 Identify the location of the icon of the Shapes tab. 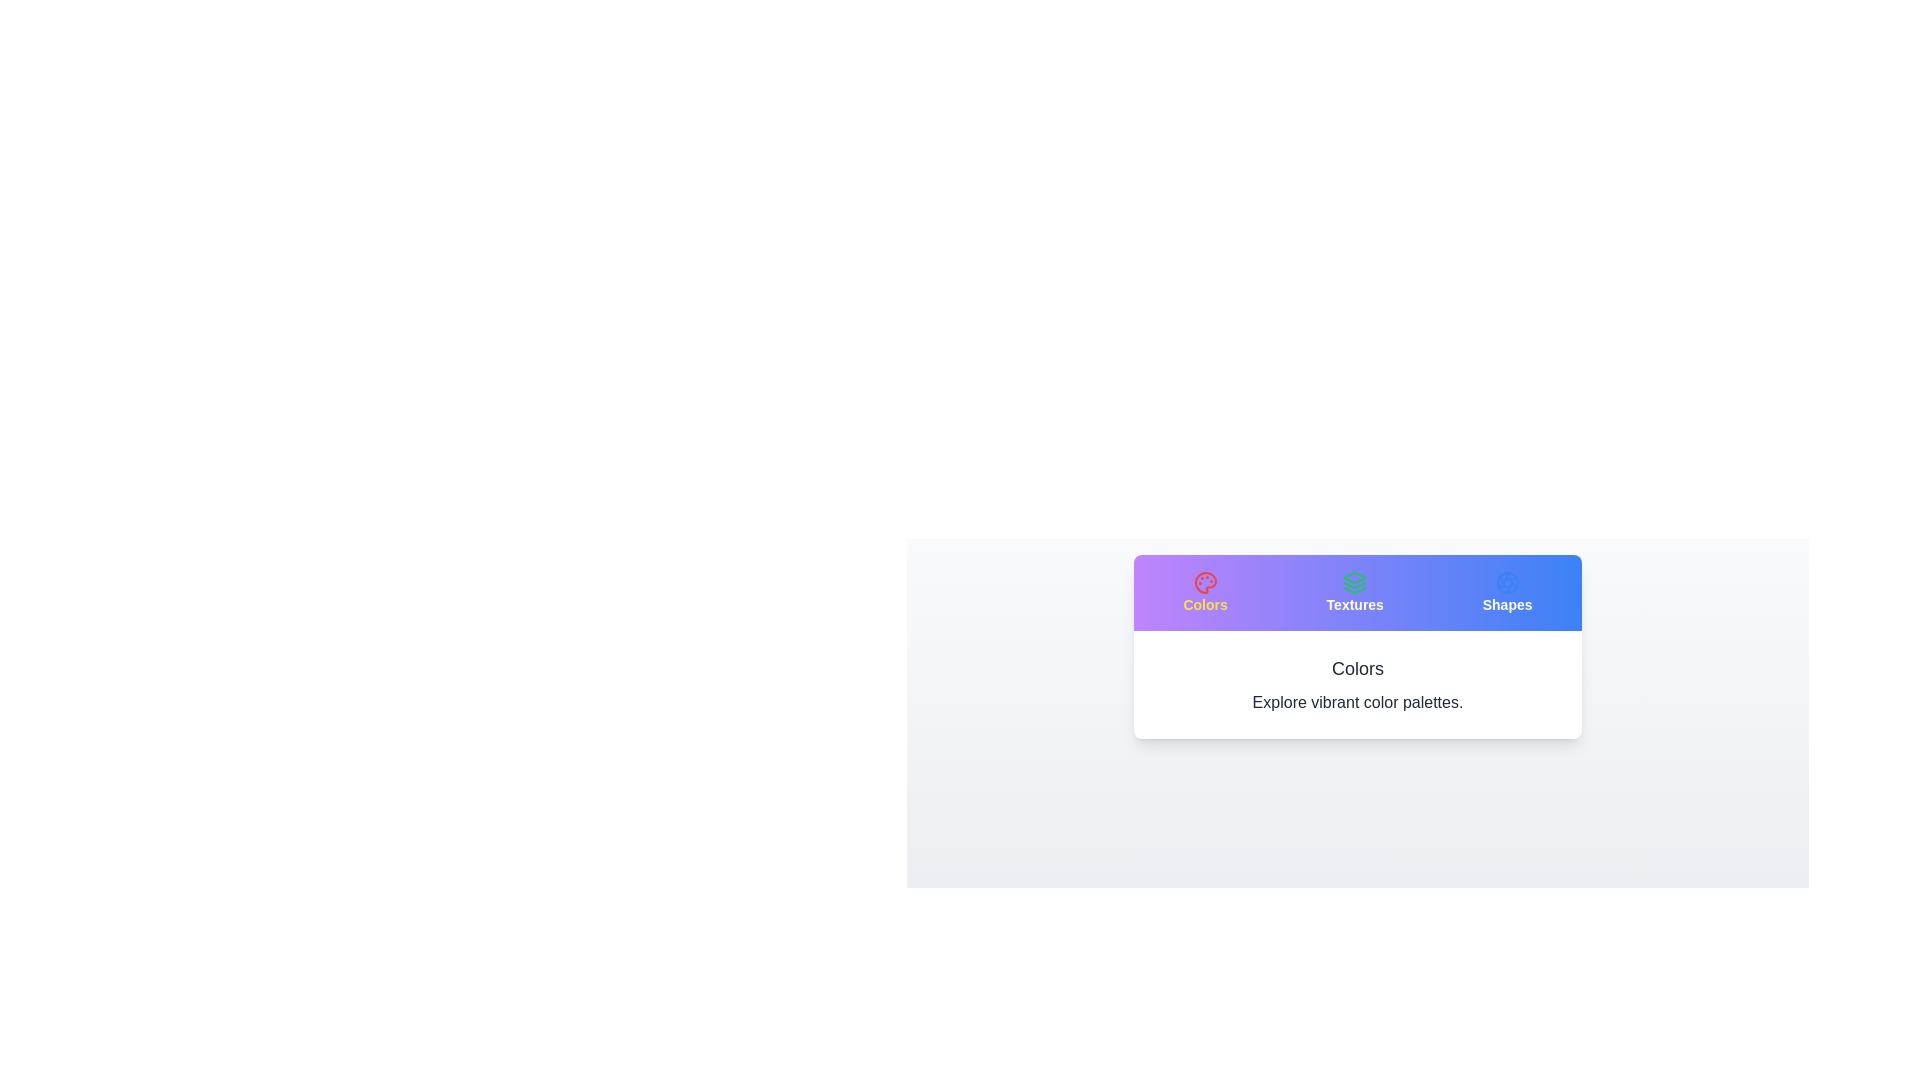
(1507, 592).